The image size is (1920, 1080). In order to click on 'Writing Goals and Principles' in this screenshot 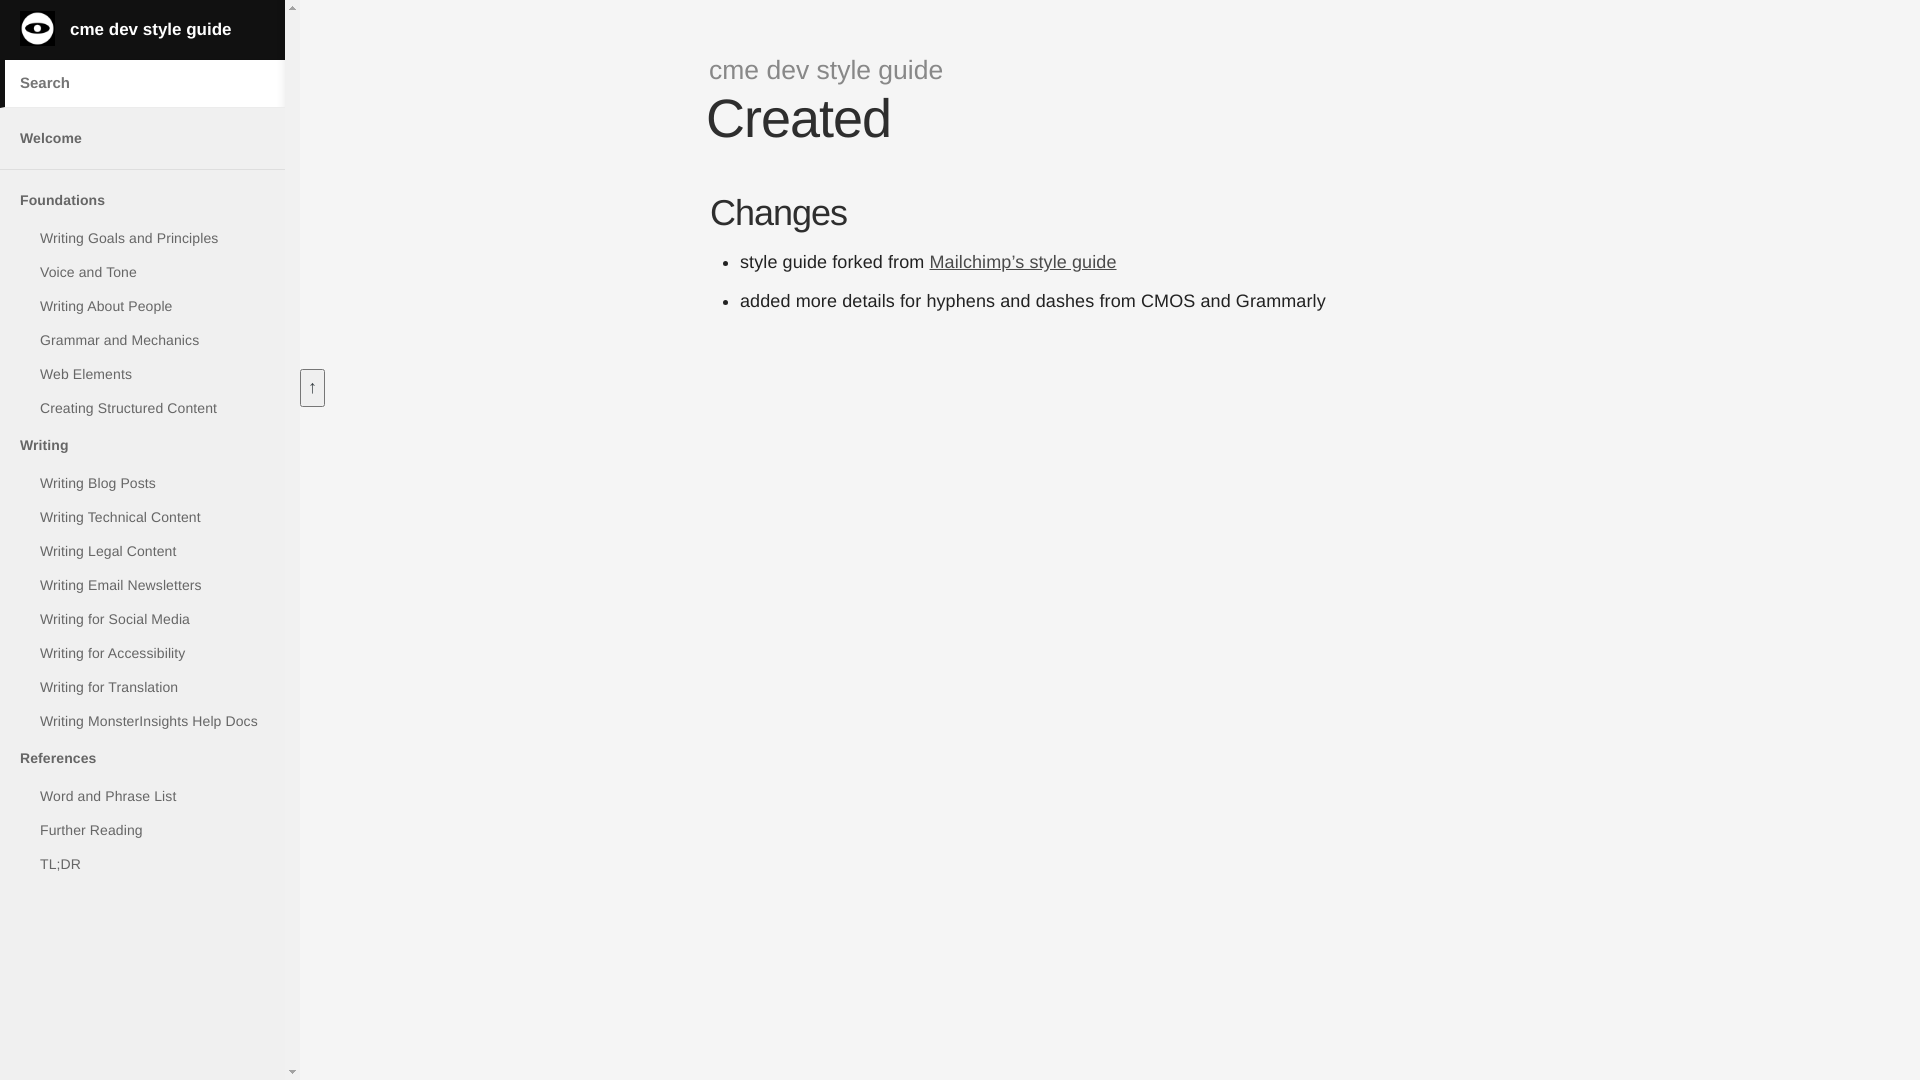, I will do `click(141, 237)`.